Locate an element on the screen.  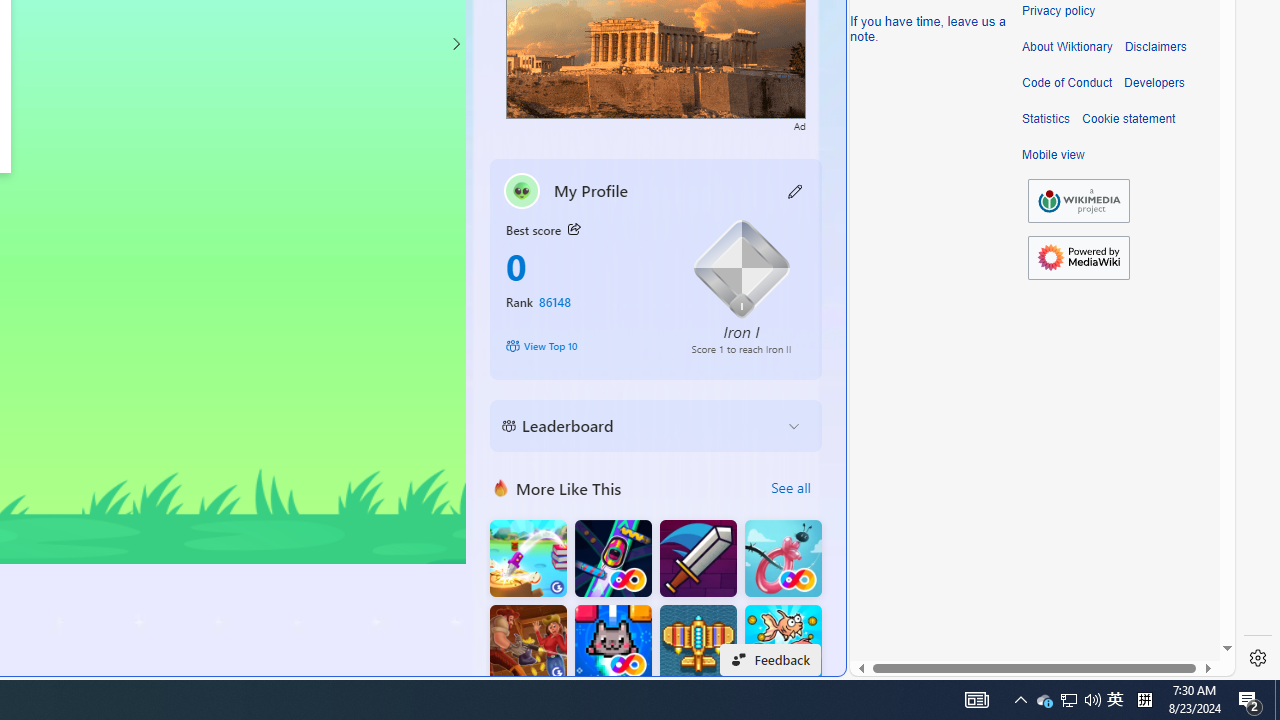
'Powered by MediaWiki' is located at coordinates (1078, 257).